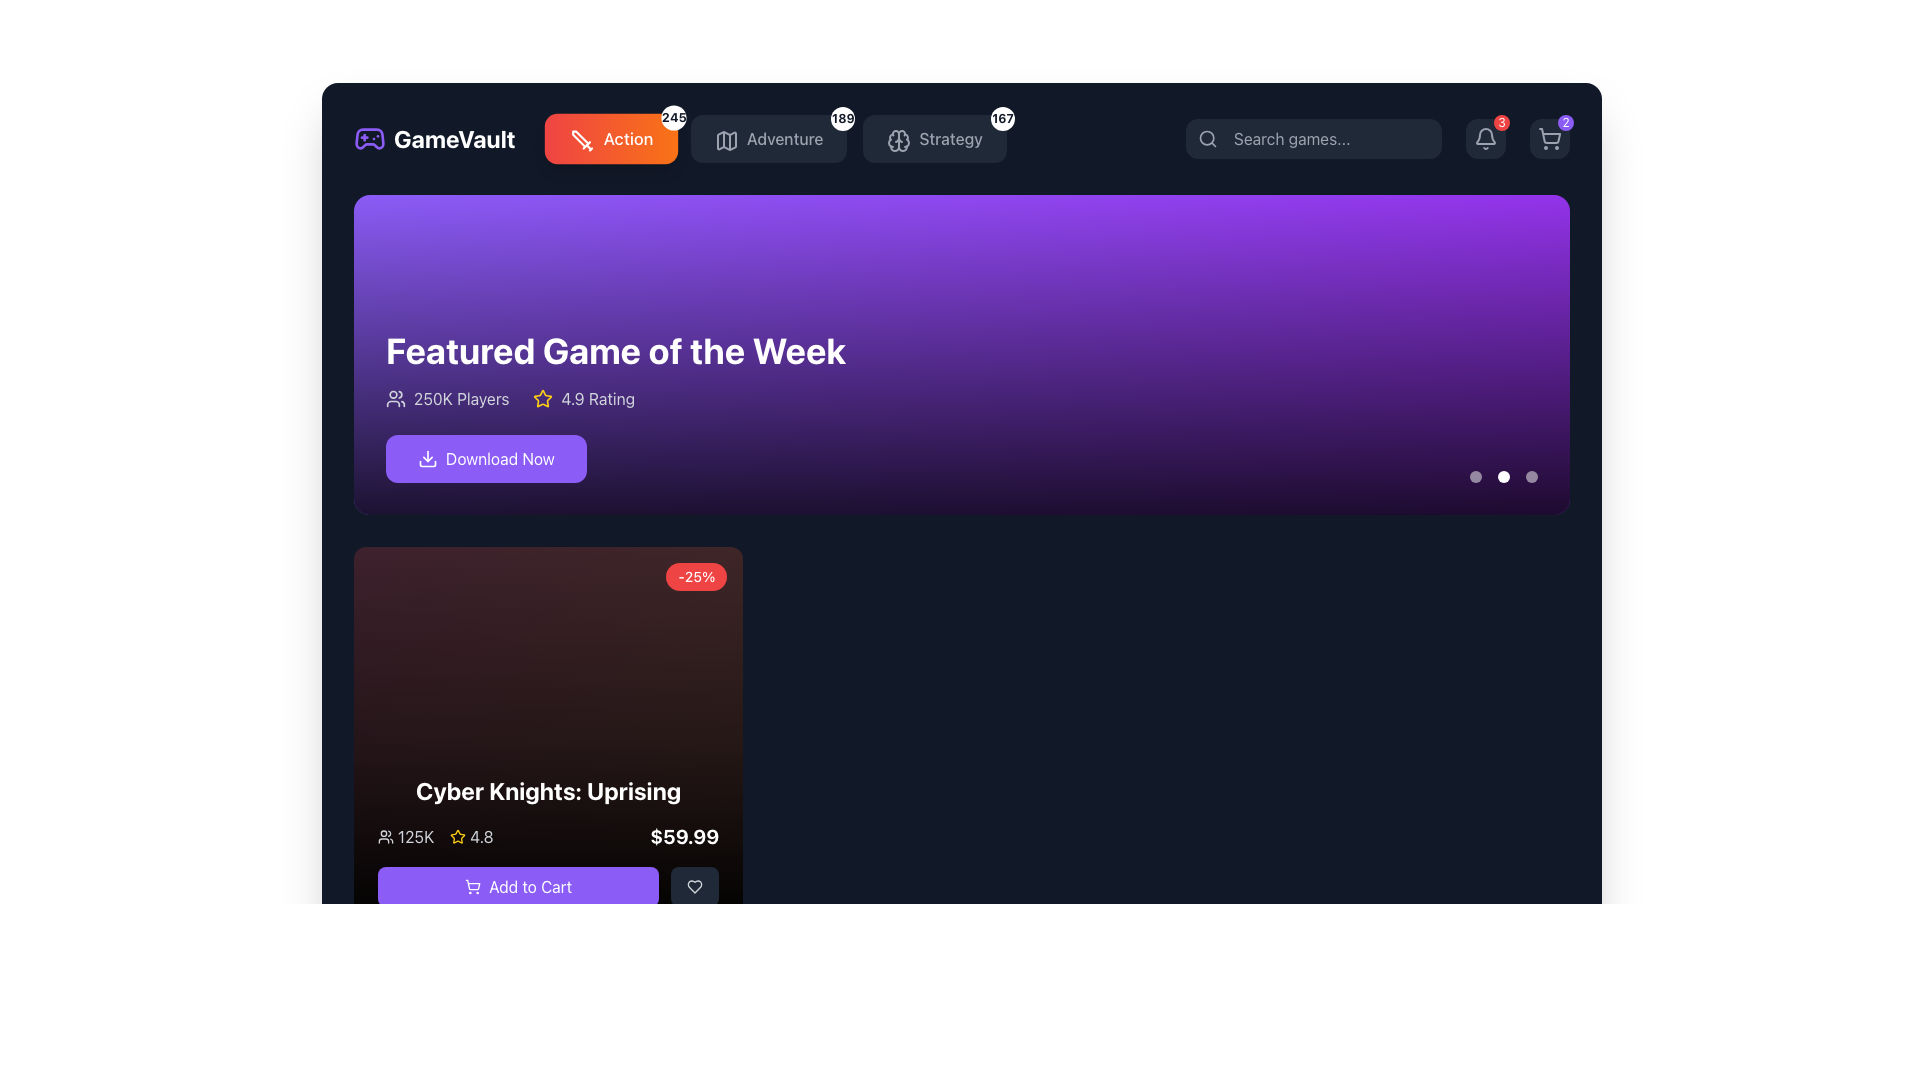  What do you see at coordinates (1486, 137) in the screenshot?
I see `the bell icon located in the upper-right corner of the interface` at bounding box center [1486, 137].